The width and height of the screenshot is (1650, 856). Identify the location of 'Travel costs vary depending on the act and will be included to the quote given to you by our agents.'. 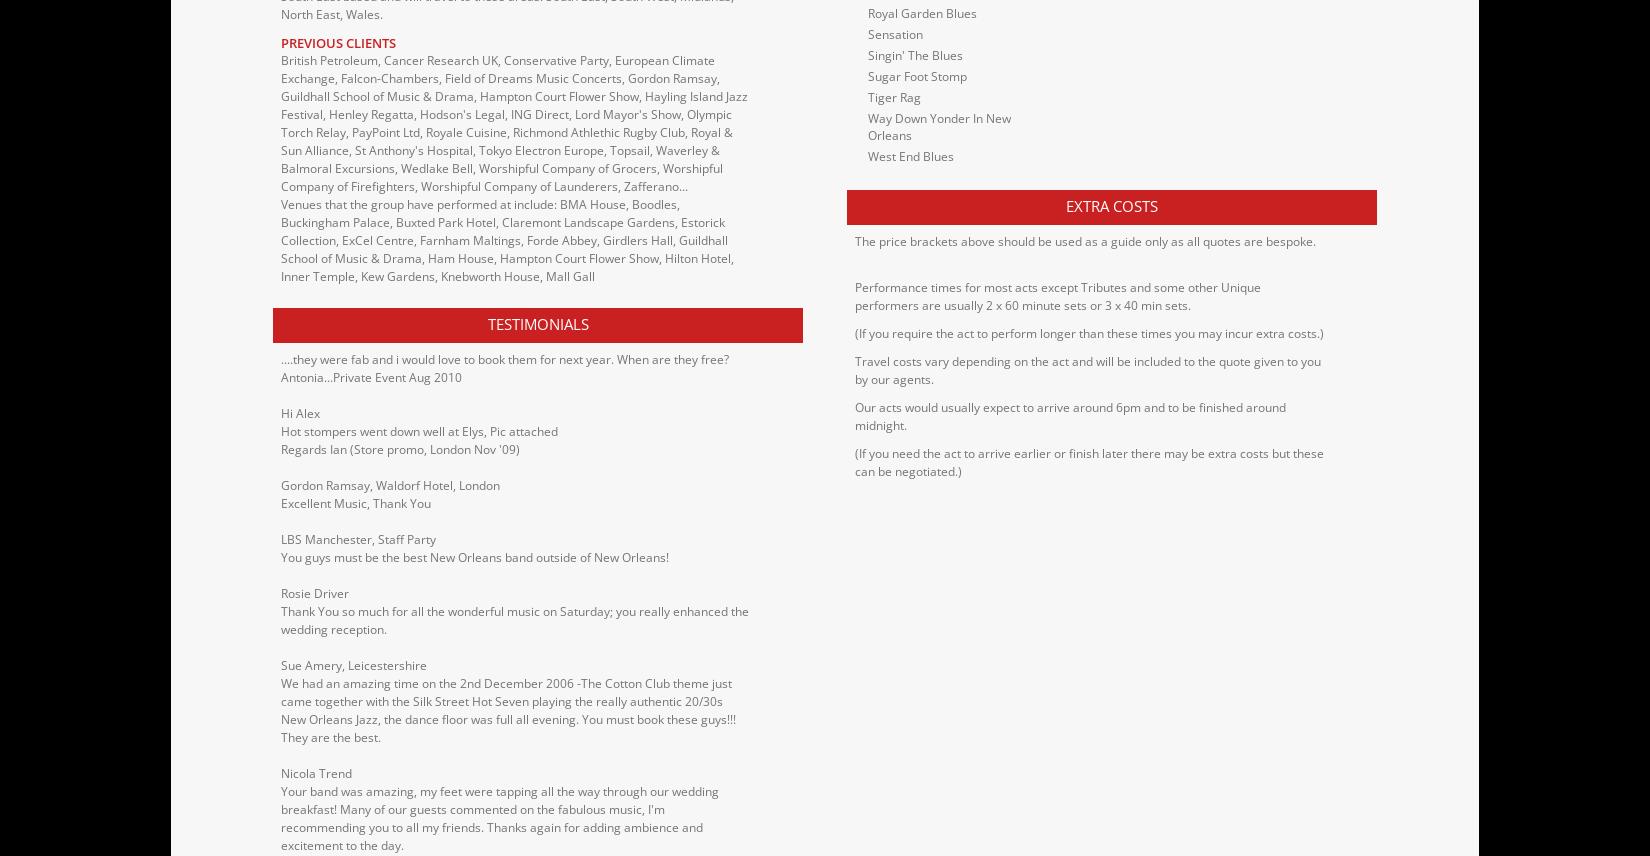
(1088, 369).